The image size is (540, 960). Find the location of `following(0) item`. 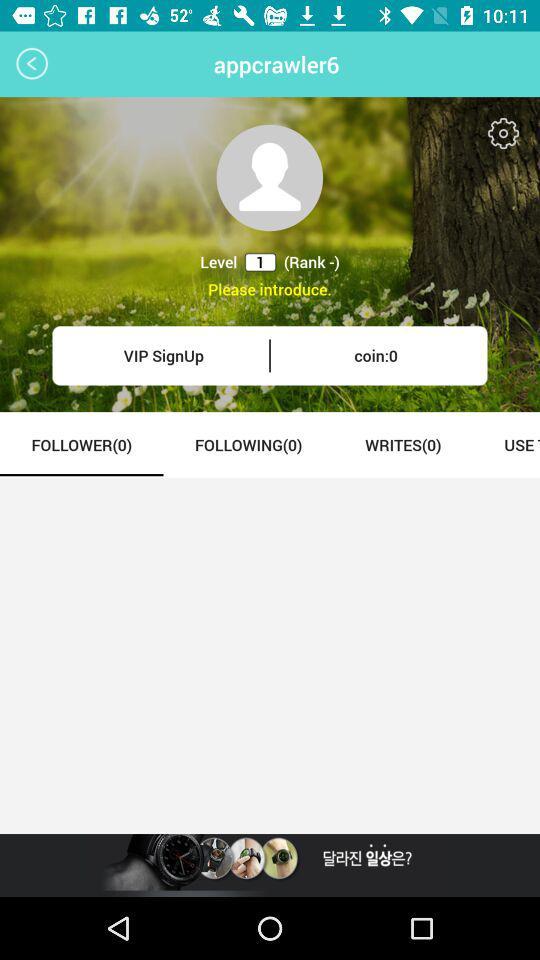

following(0) item is located at coordinates (248, 444).